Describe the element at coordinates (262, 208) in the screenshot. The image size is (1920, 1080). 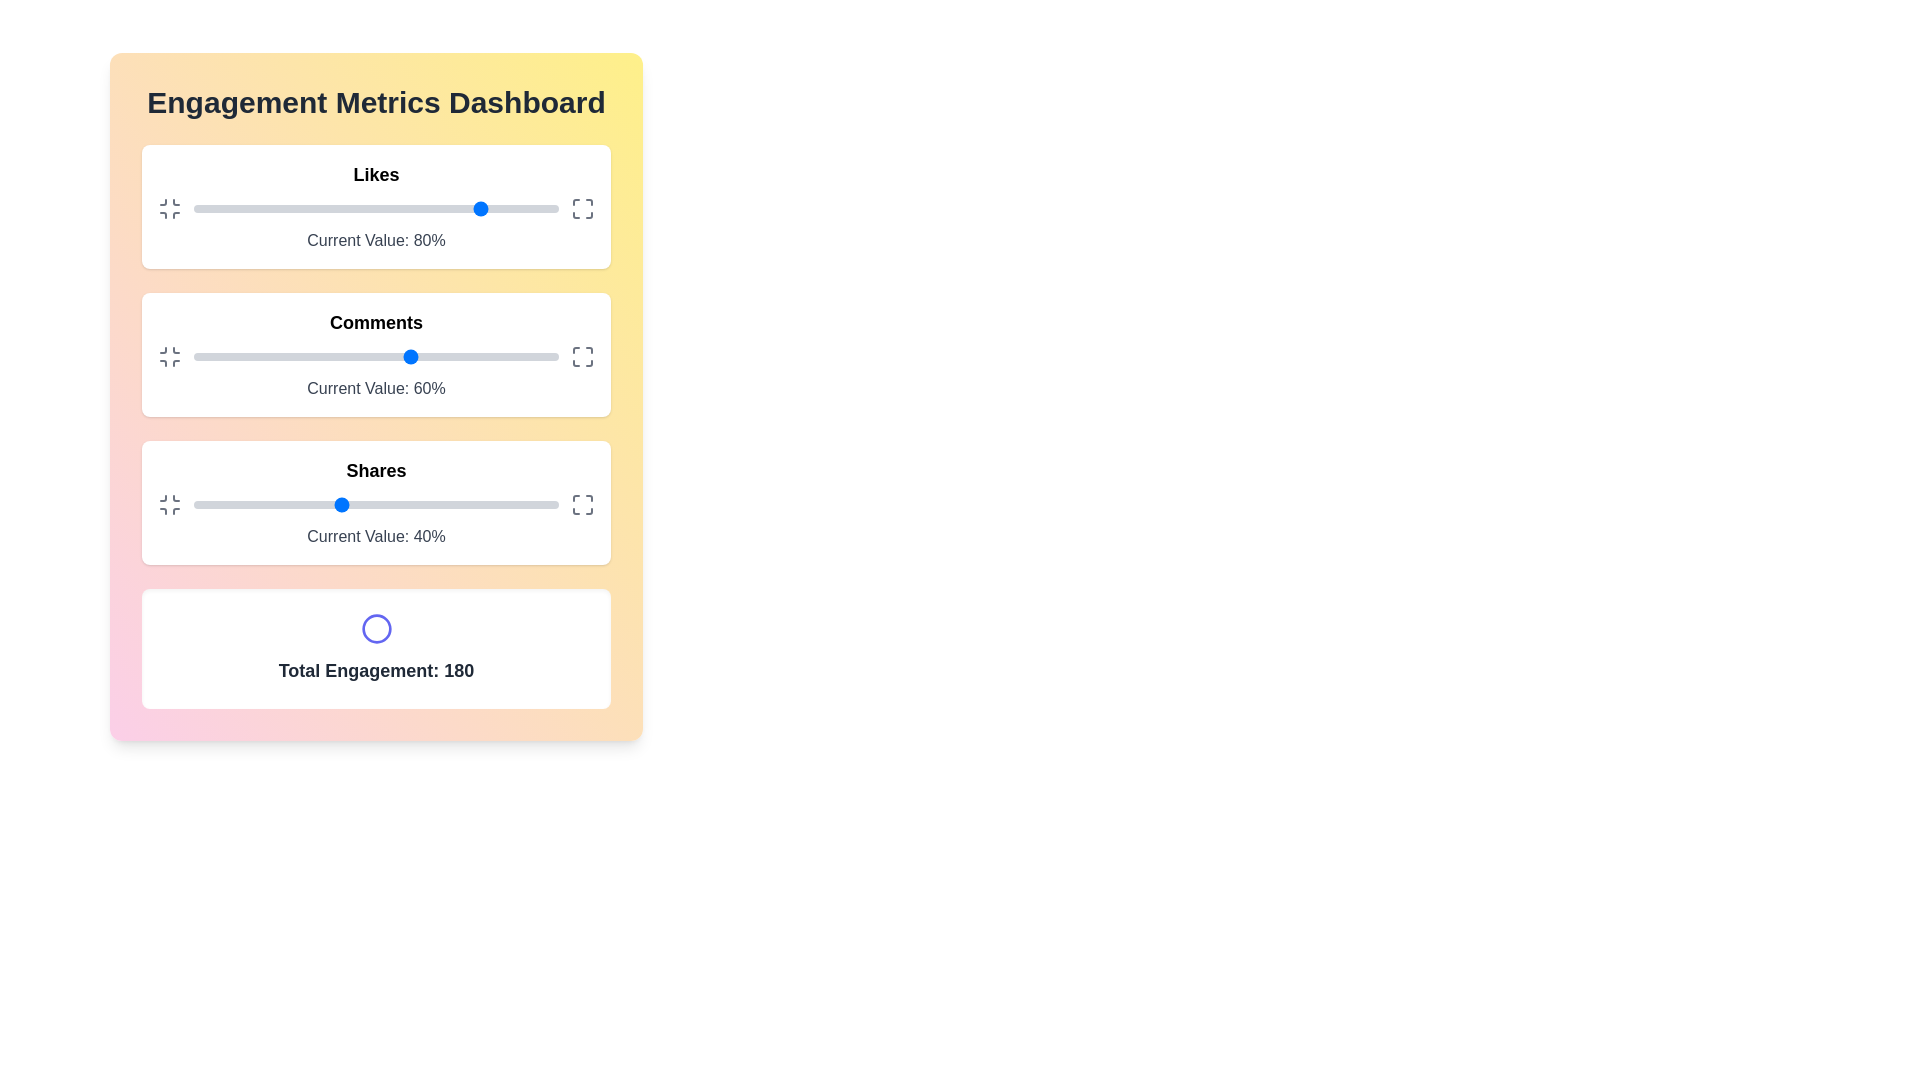
I see `the slider` at that location.